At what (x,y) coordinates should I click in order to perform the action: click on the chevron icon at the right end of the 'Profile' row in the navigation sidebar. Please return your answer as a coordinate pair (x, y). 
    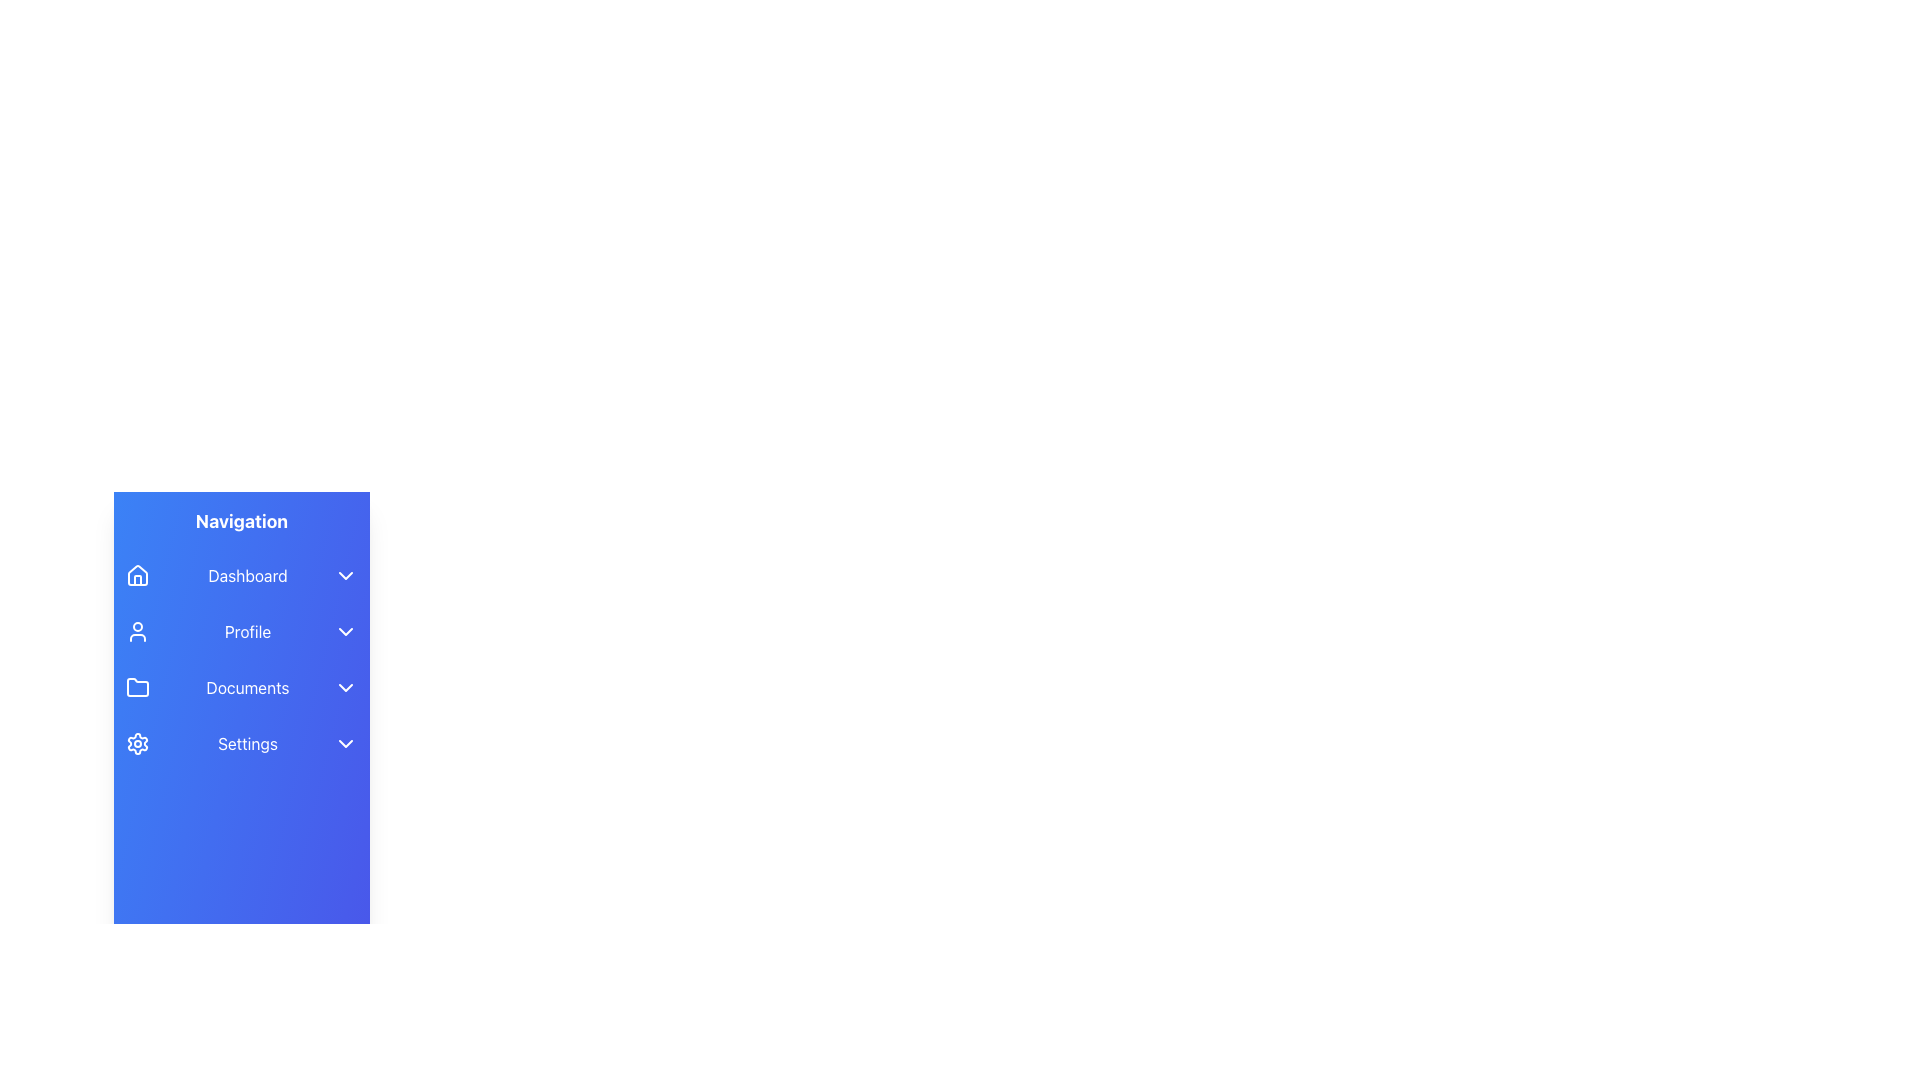
    Looking at the image, I should click on (345, 632).